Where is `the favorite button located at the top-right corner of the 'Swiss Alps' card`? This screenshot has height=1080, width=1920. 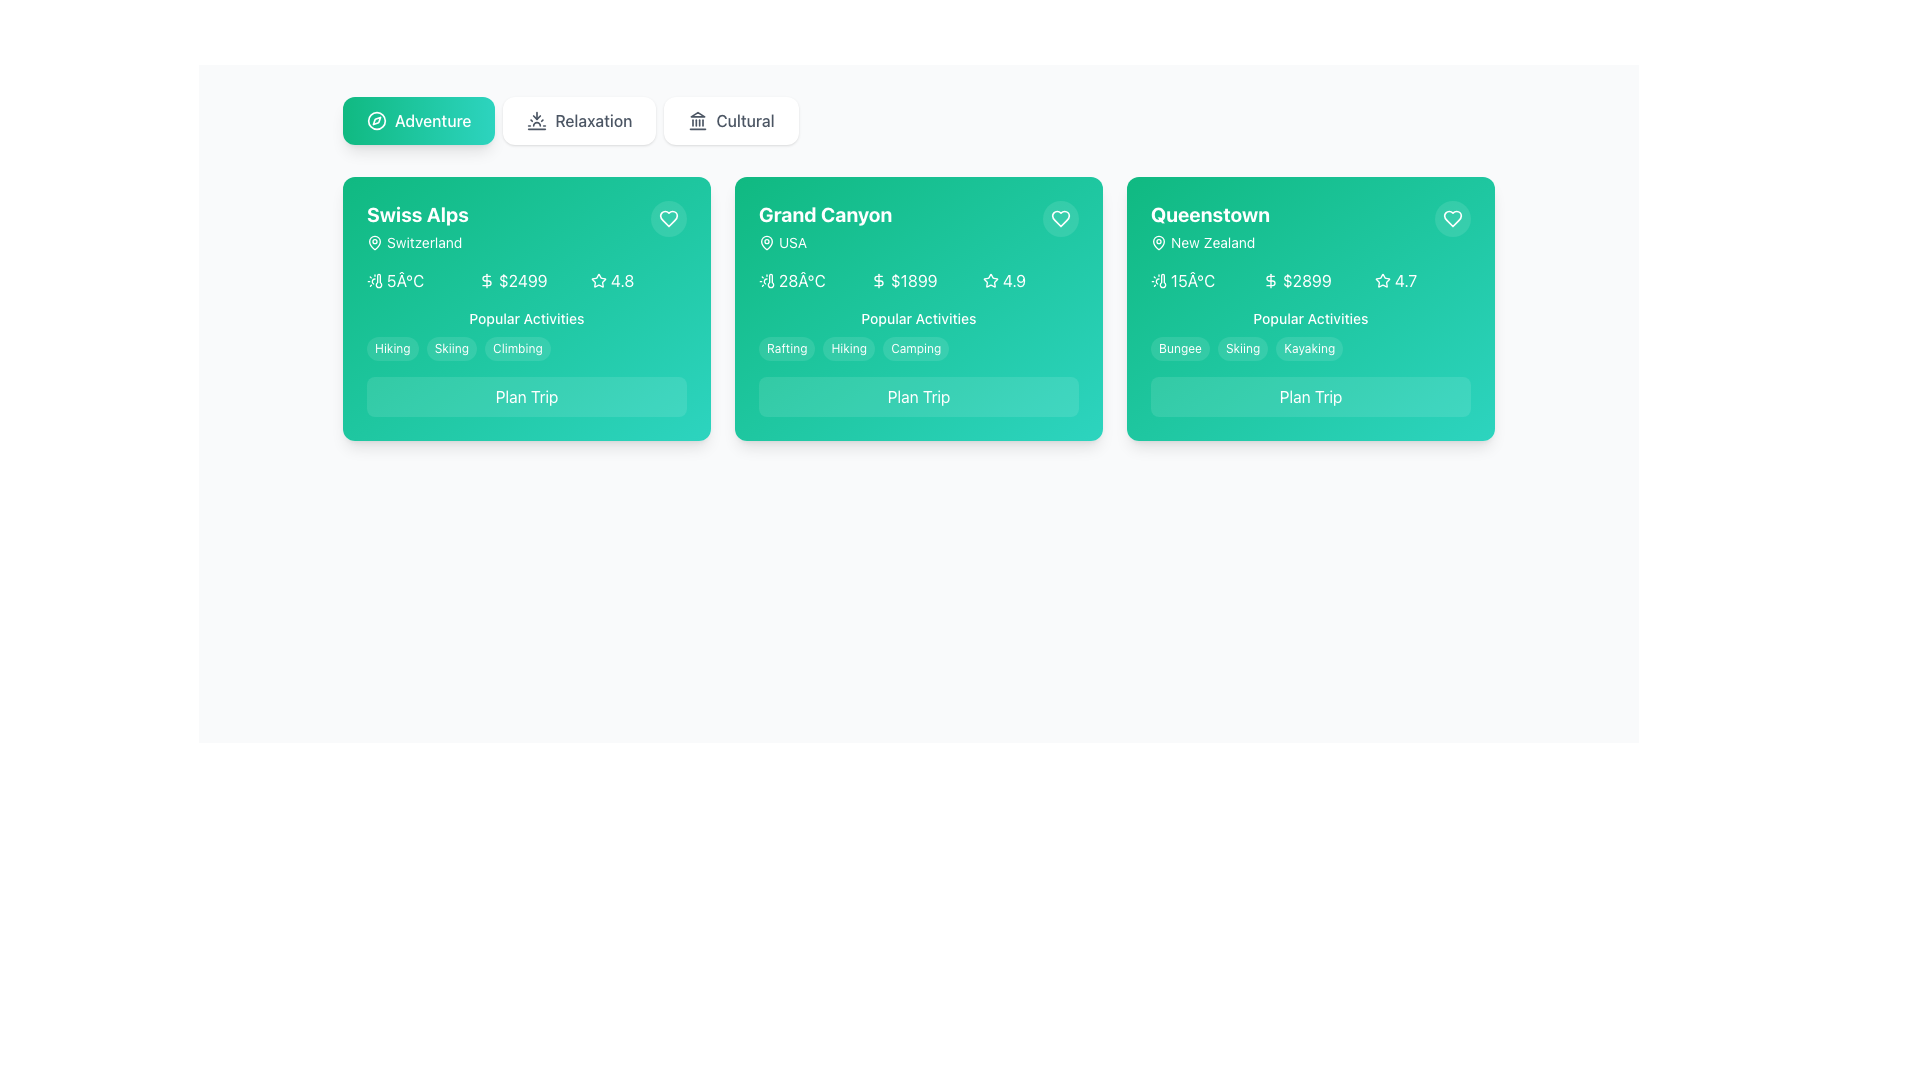 the favorite button located at the top-right corner of the 'Swiss Alps' card is located at coordinates (668, 219).